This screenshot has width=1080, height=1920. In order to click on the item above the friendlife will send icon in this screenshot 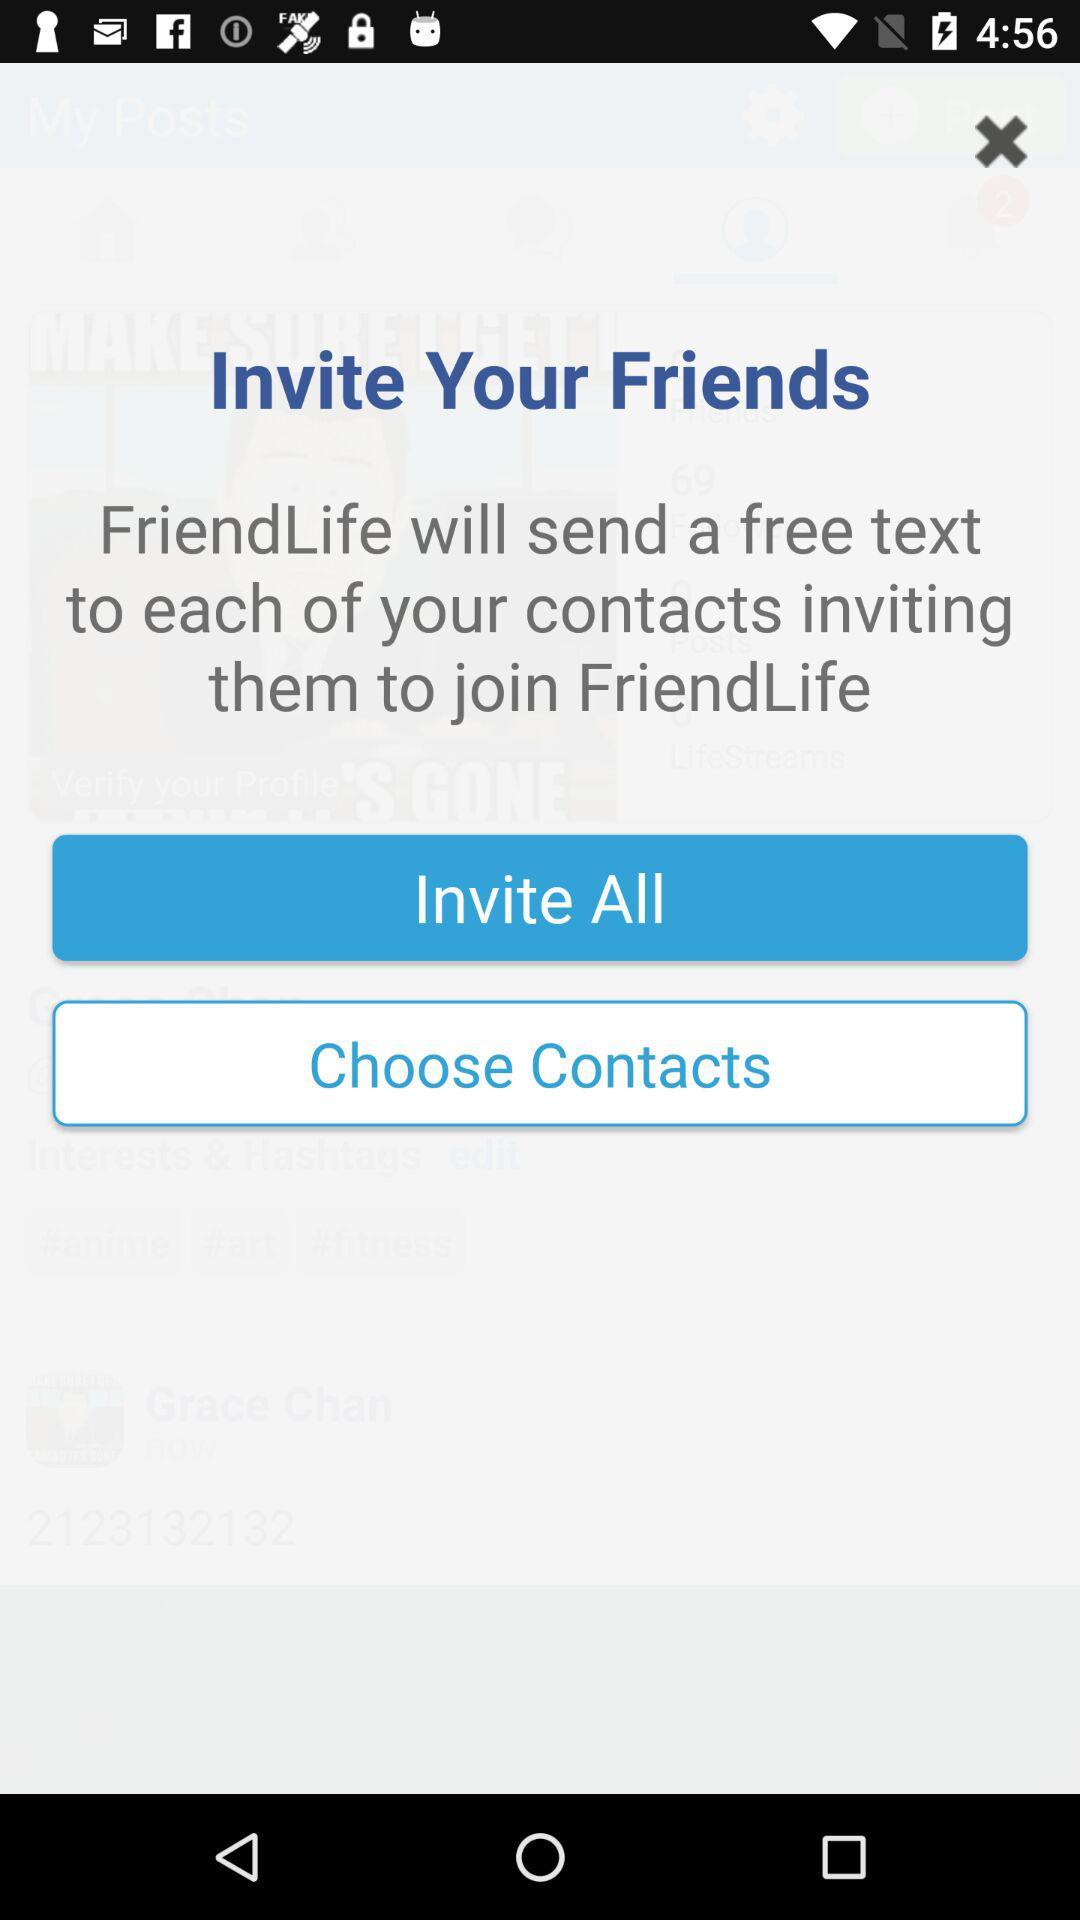, I will do `click(1001, 140)`.